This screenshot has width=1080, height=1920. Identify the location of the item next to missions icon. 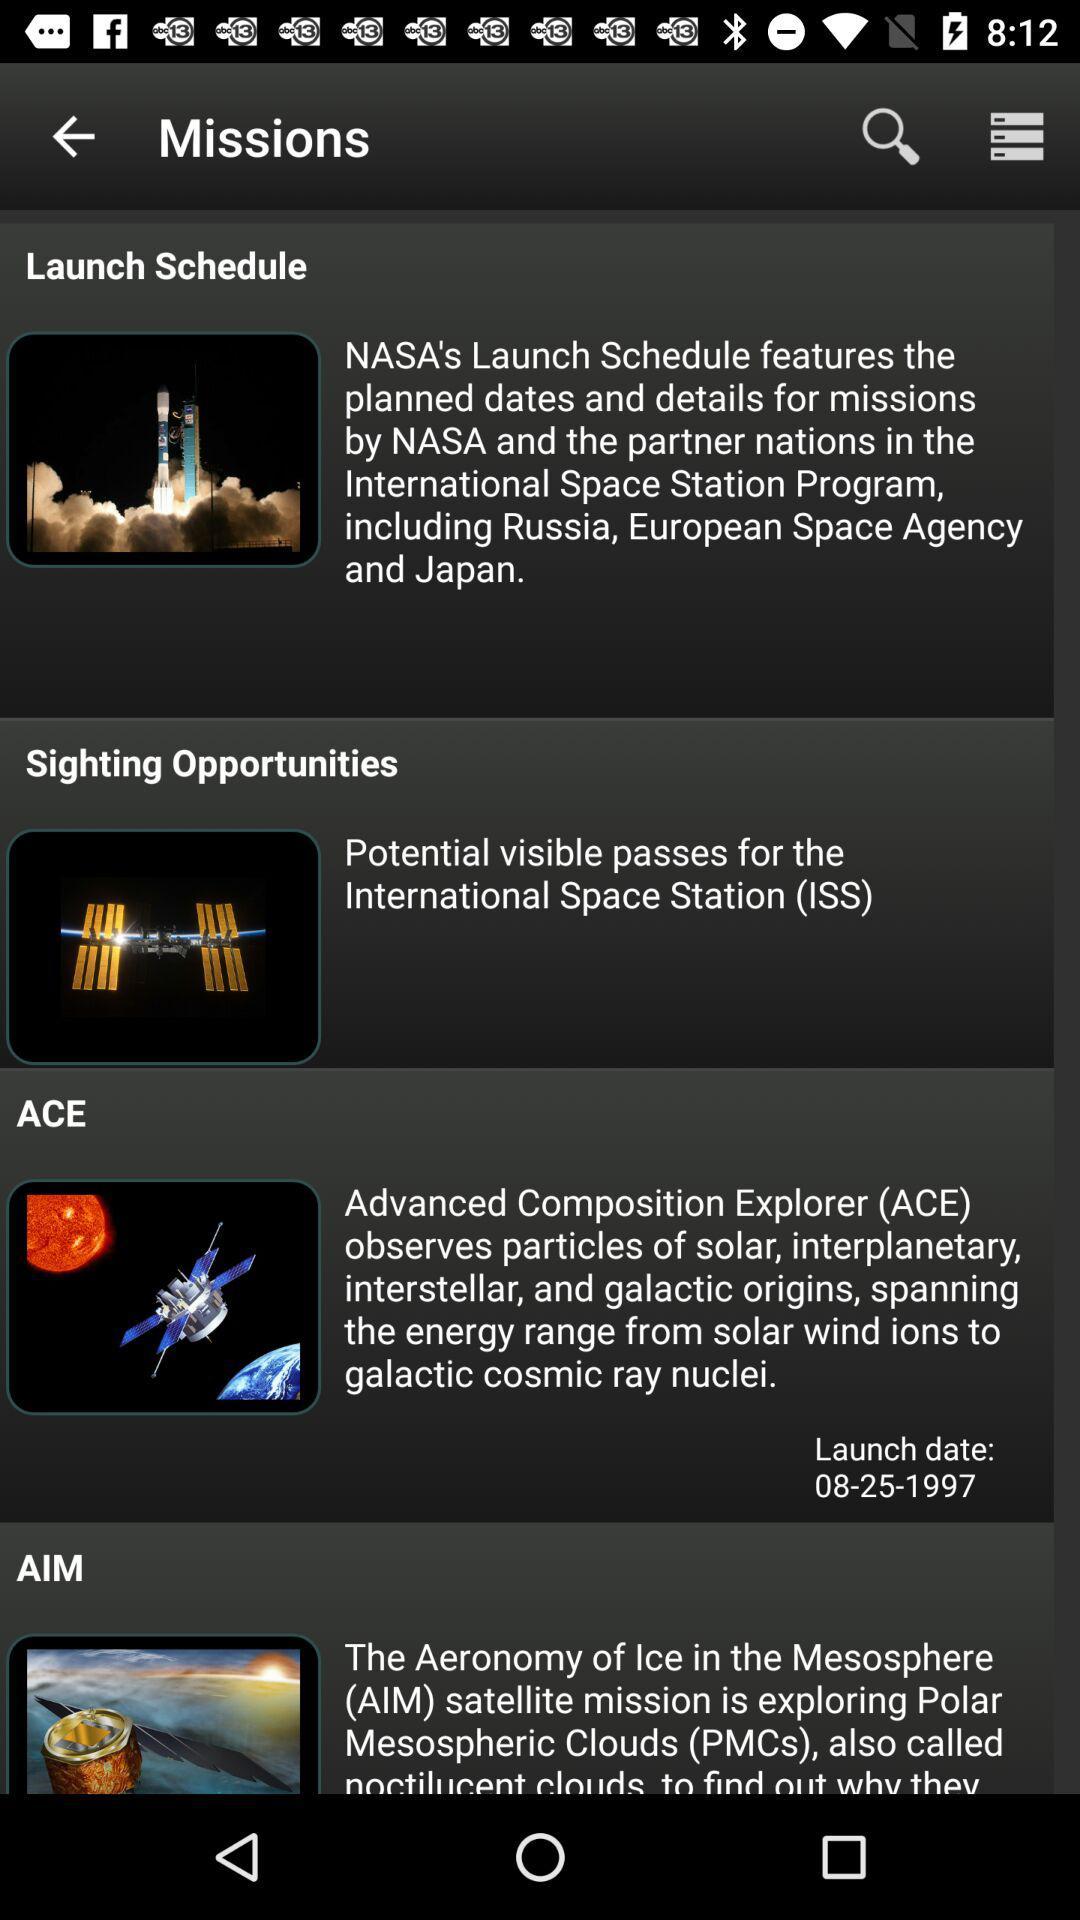
(72, 135).